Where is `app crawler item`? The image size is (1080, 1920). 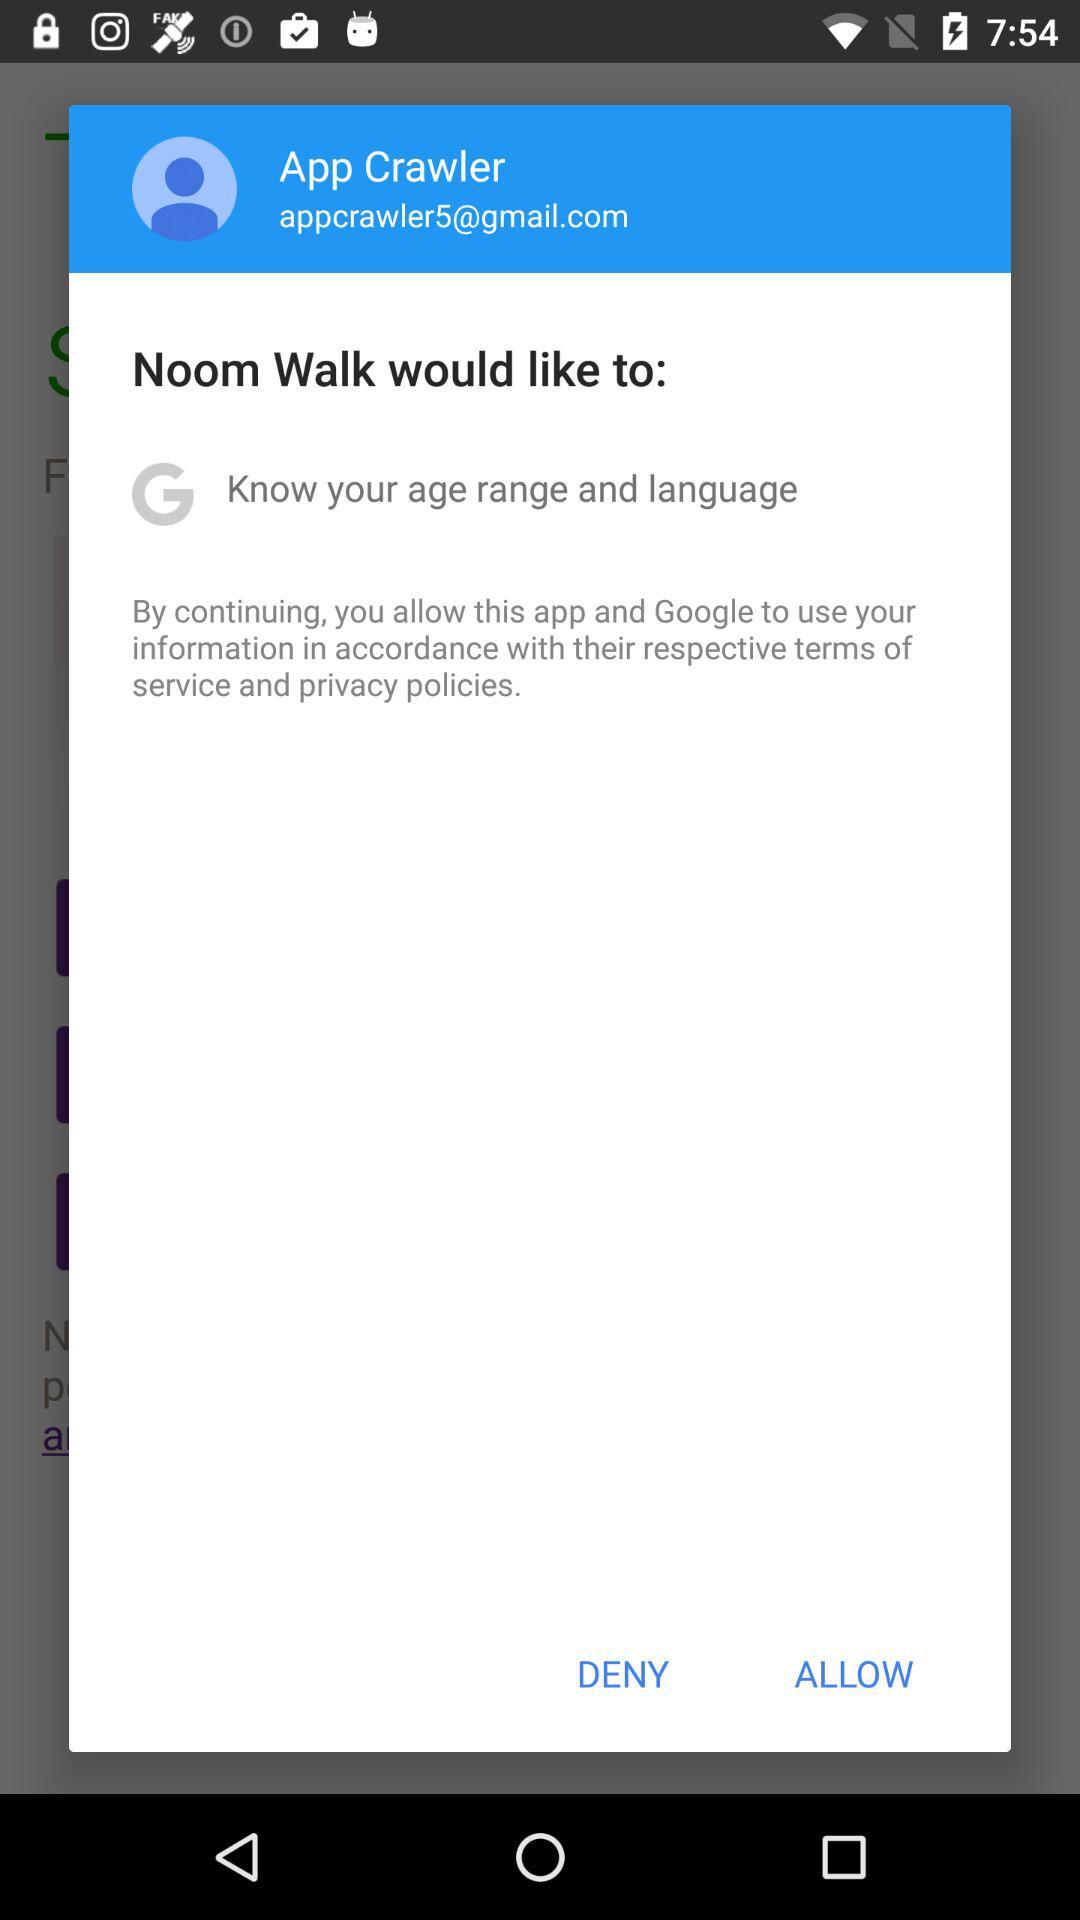
app crawler item is located at coordinates (392, 164).